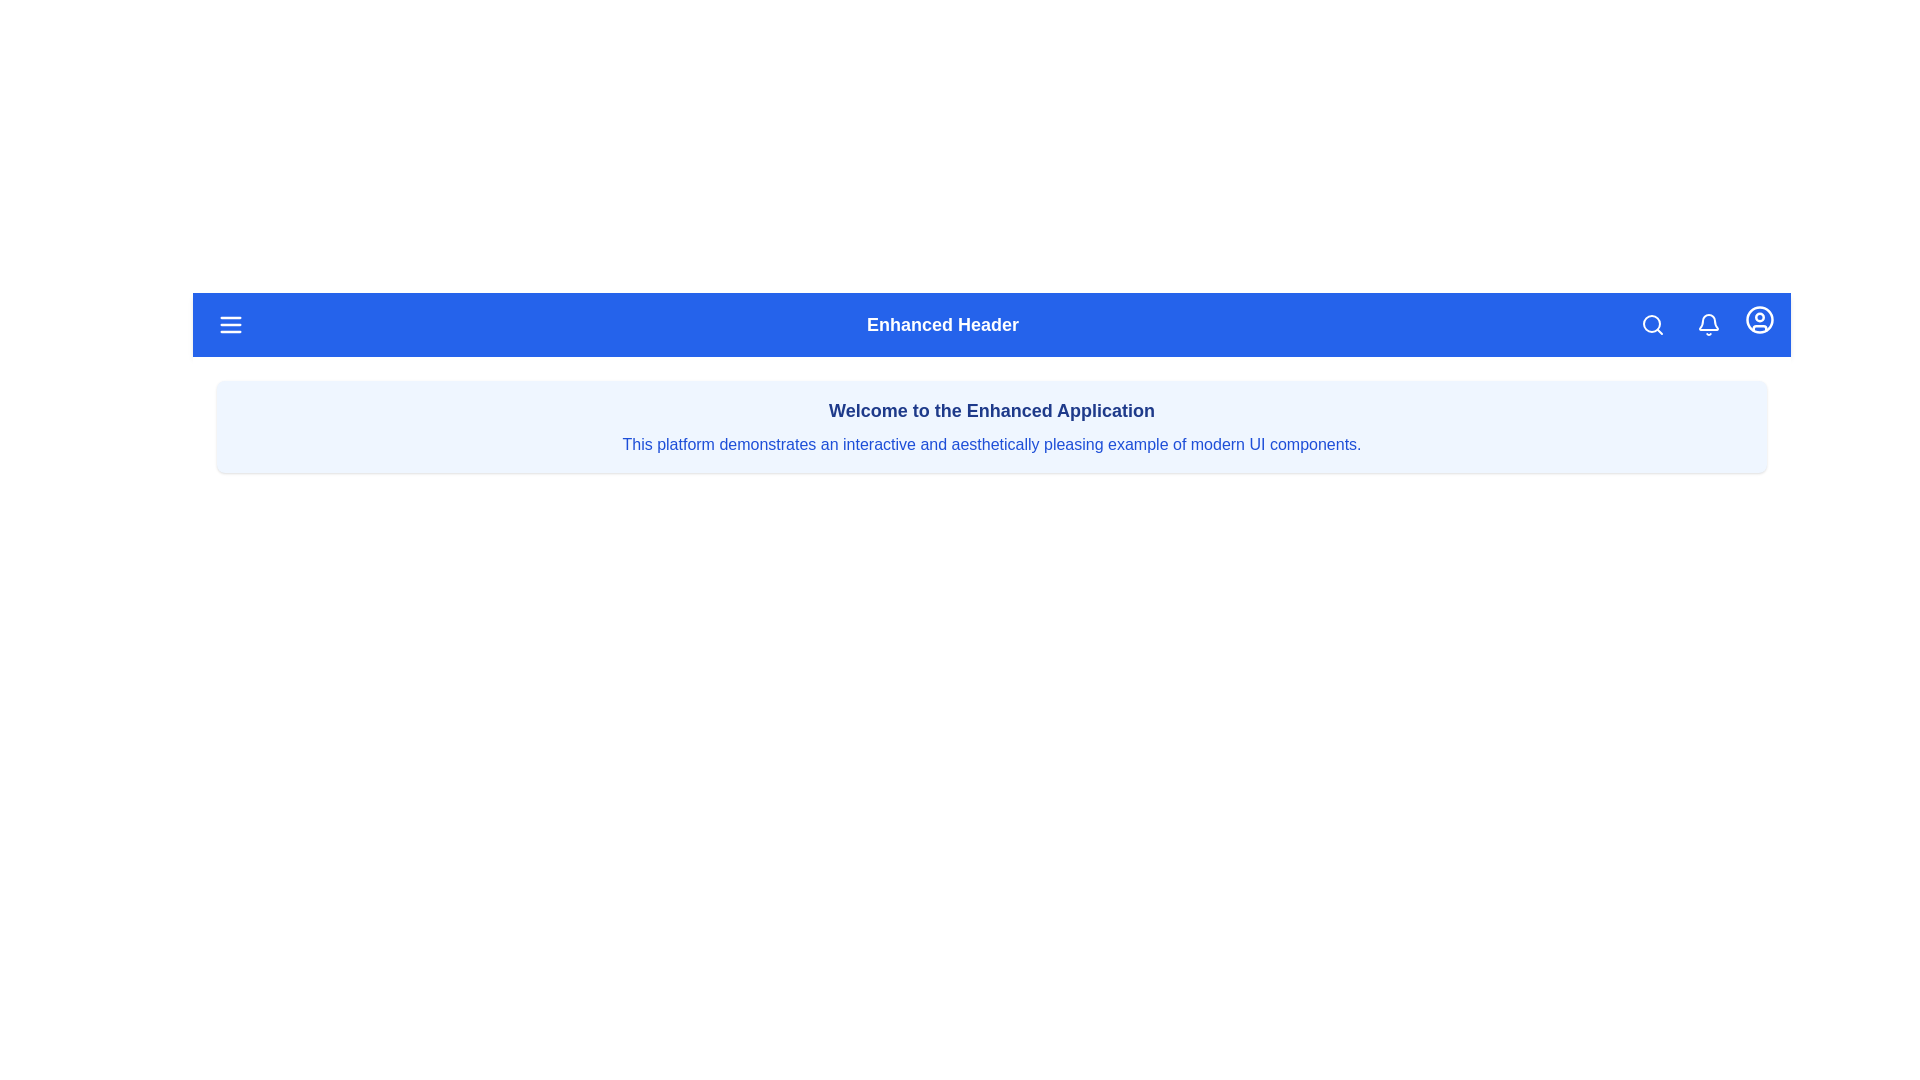 This screenshot has height=1080, width=1920. Describe the element at coordinates (1652, 323) in the screenshot. I see `the search button` at that location.